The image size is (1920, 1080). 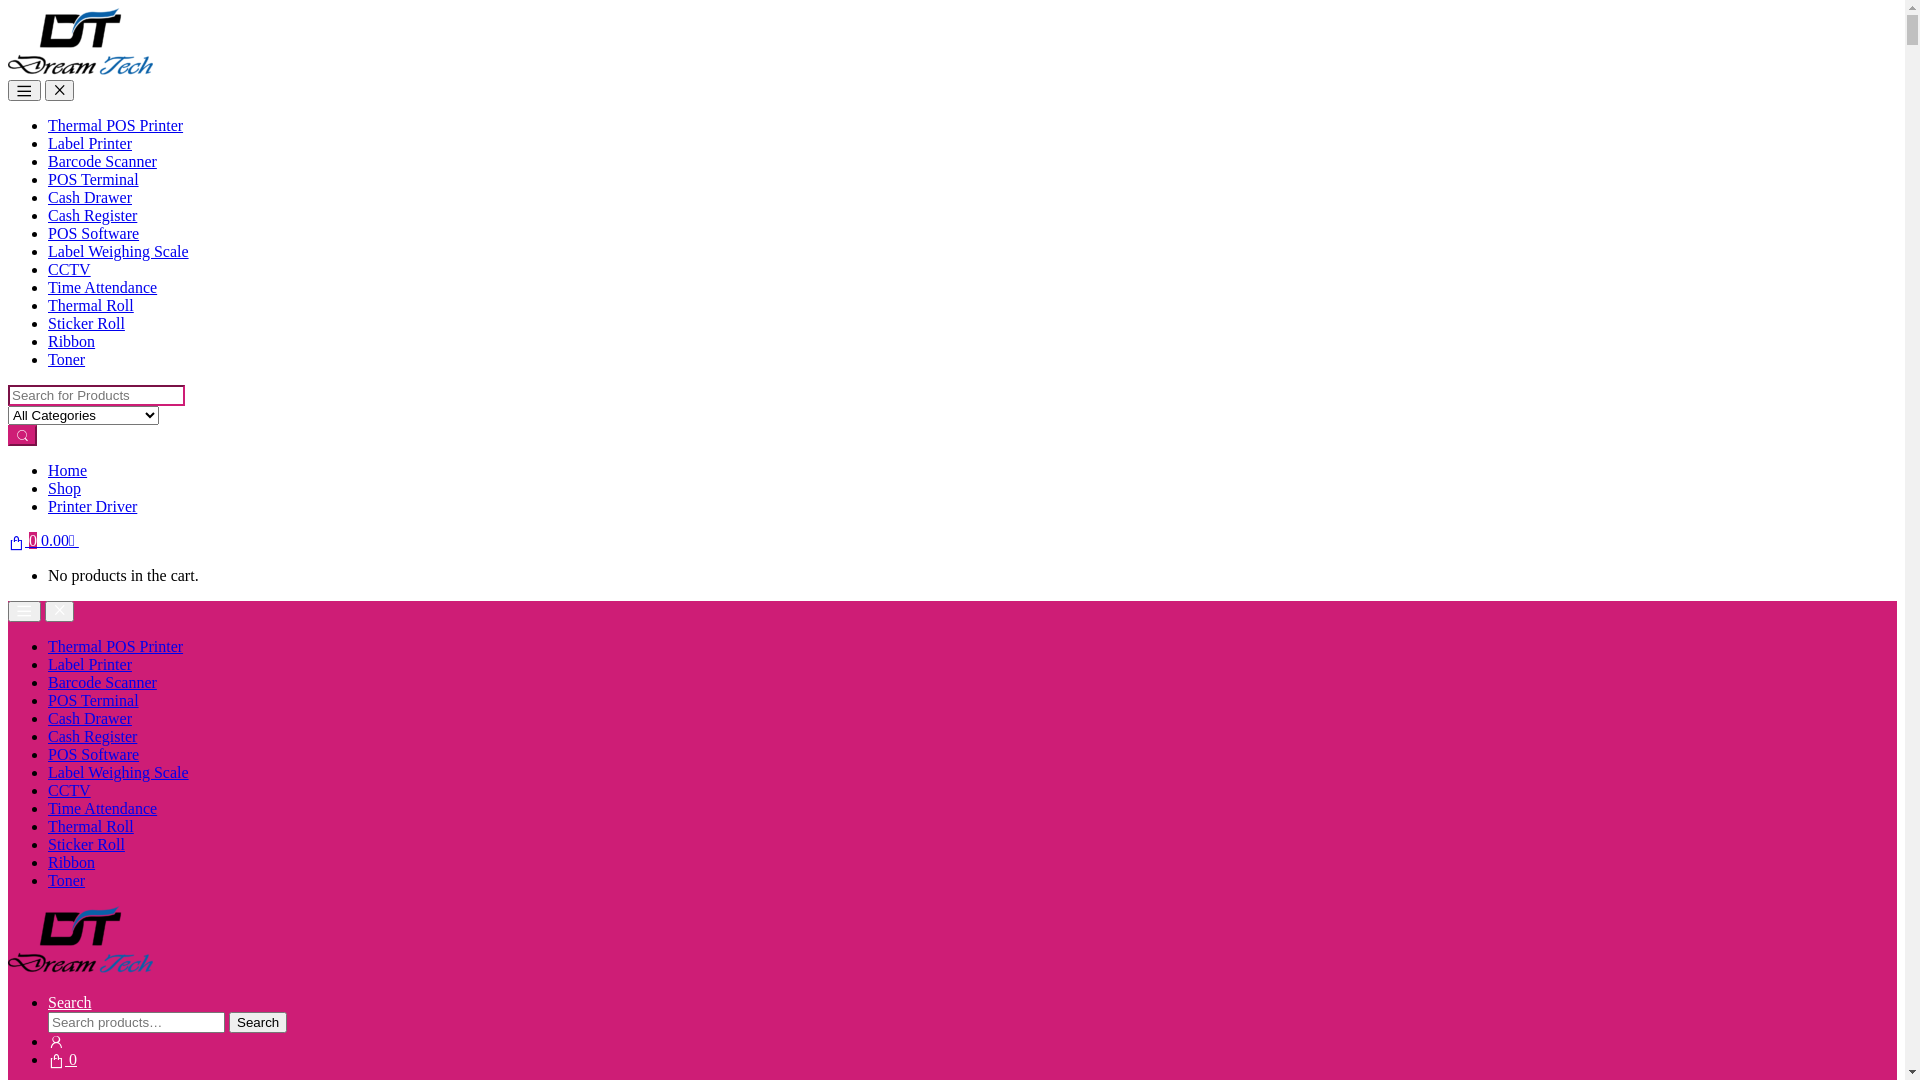 What do you see at coordinates (64, 488) in the screenshot?
I see `'Shop'` at bounding box center [64, 488].